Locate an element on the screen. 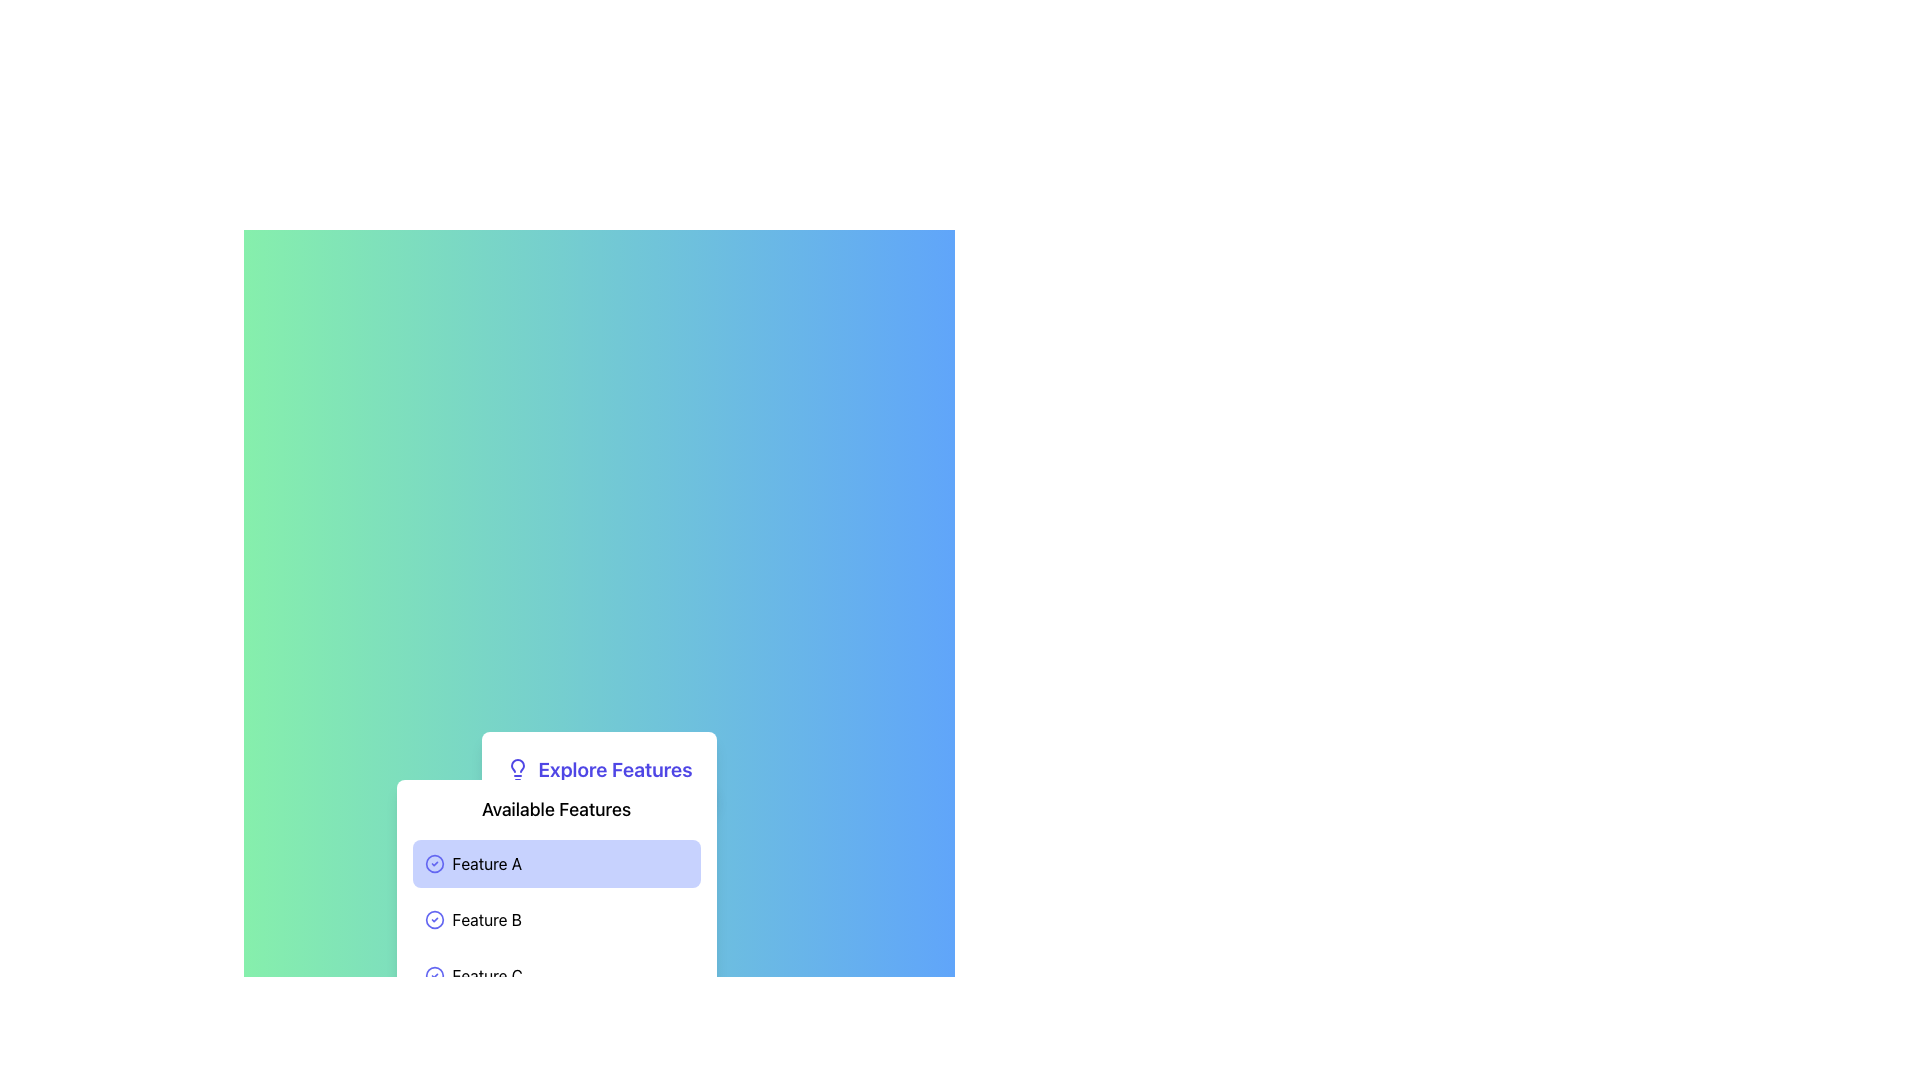 Image resolution: width=1920 pixels, height=1080 pixels. the interactive link or button located at the top of the 'Available Features' section, which is centrally aligned and the first element in this group is located at coordinates (598, 769).